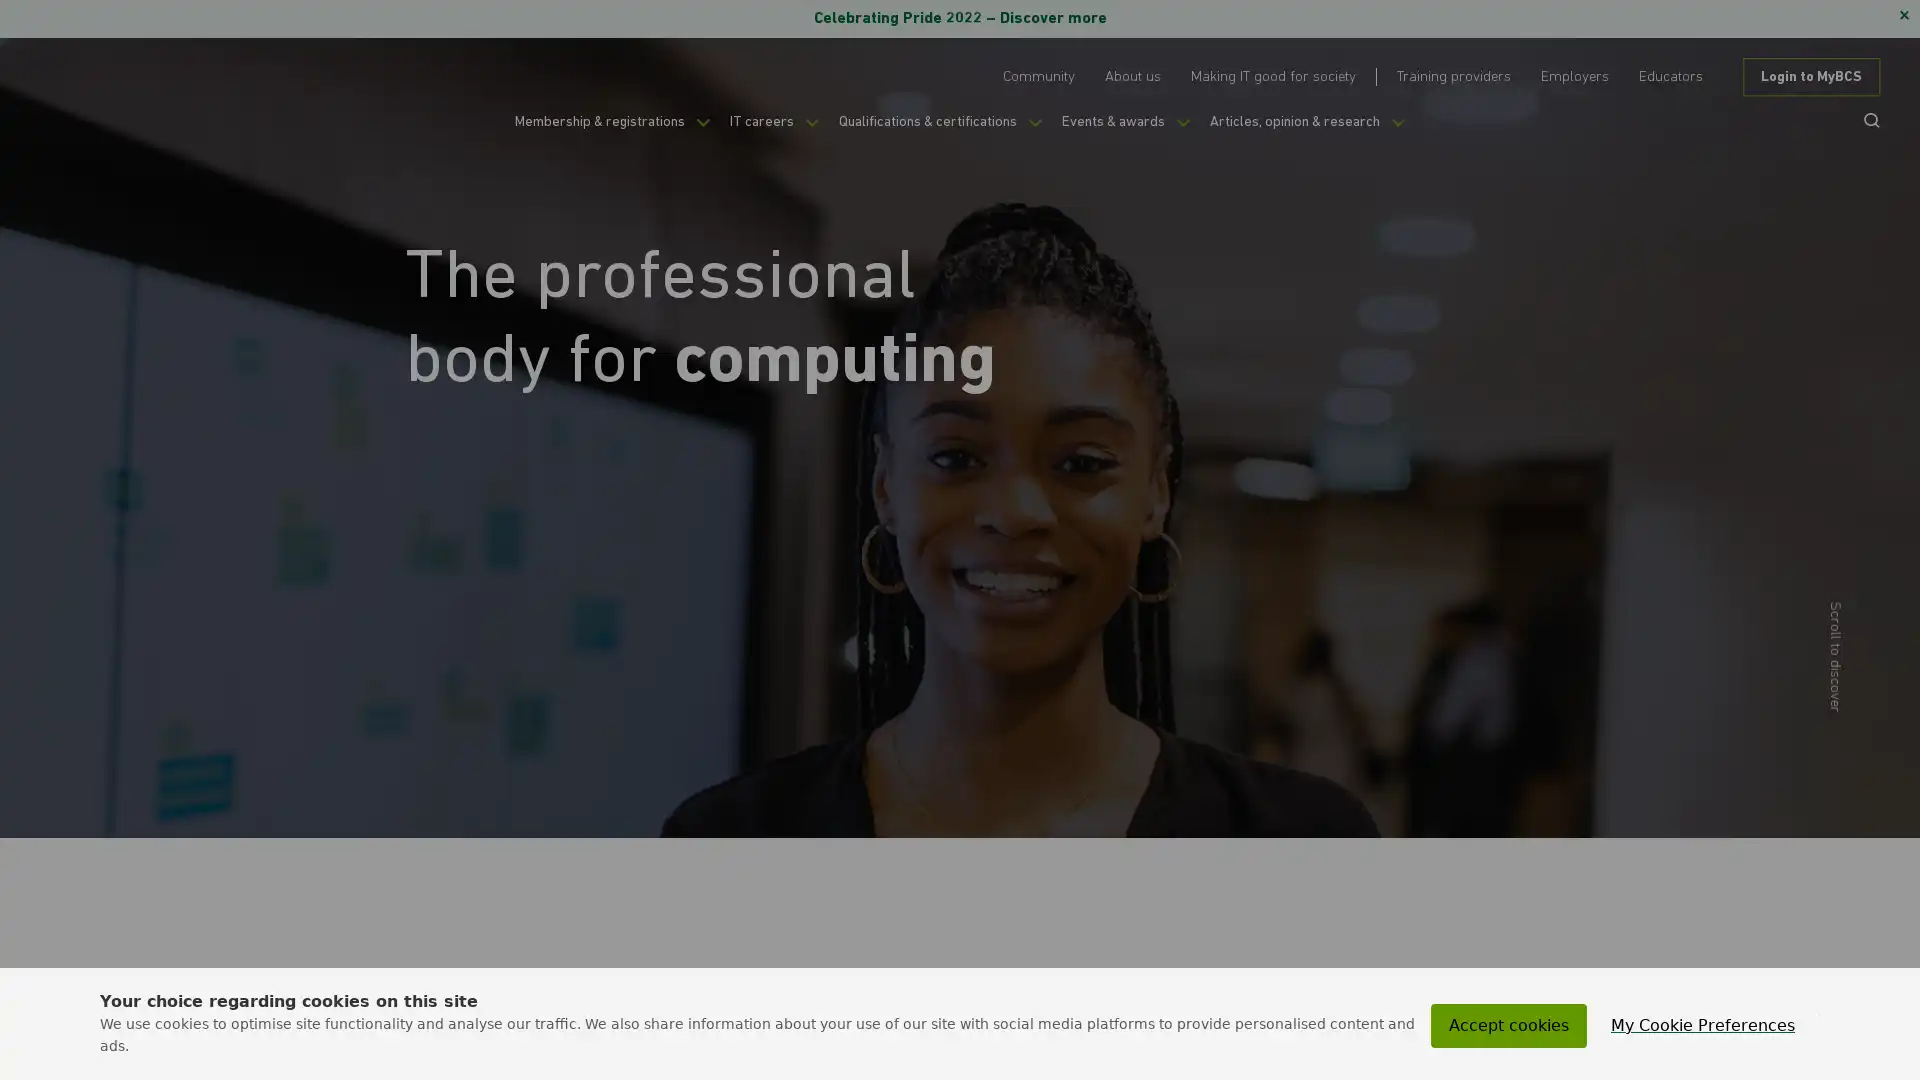 This screenshot has height=1080, width=1920. What do you see at coordinates (938, 132) in the screenshot?
I see `Qualifications & certifications` at bounding box center [938, 132].